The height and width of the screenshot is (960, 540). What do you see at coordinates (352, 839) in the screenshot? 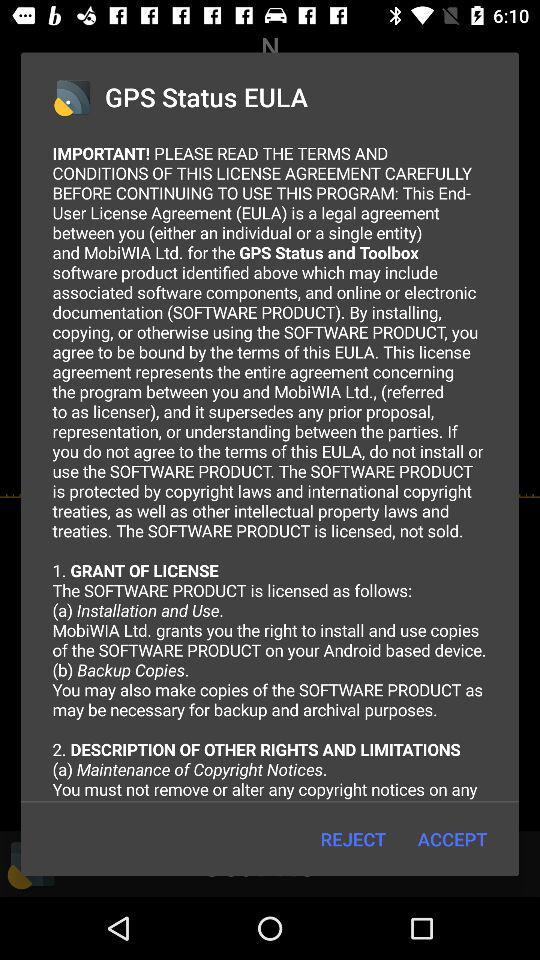
I see `the item to the left of accept icon` at bounding box center [352, 839].